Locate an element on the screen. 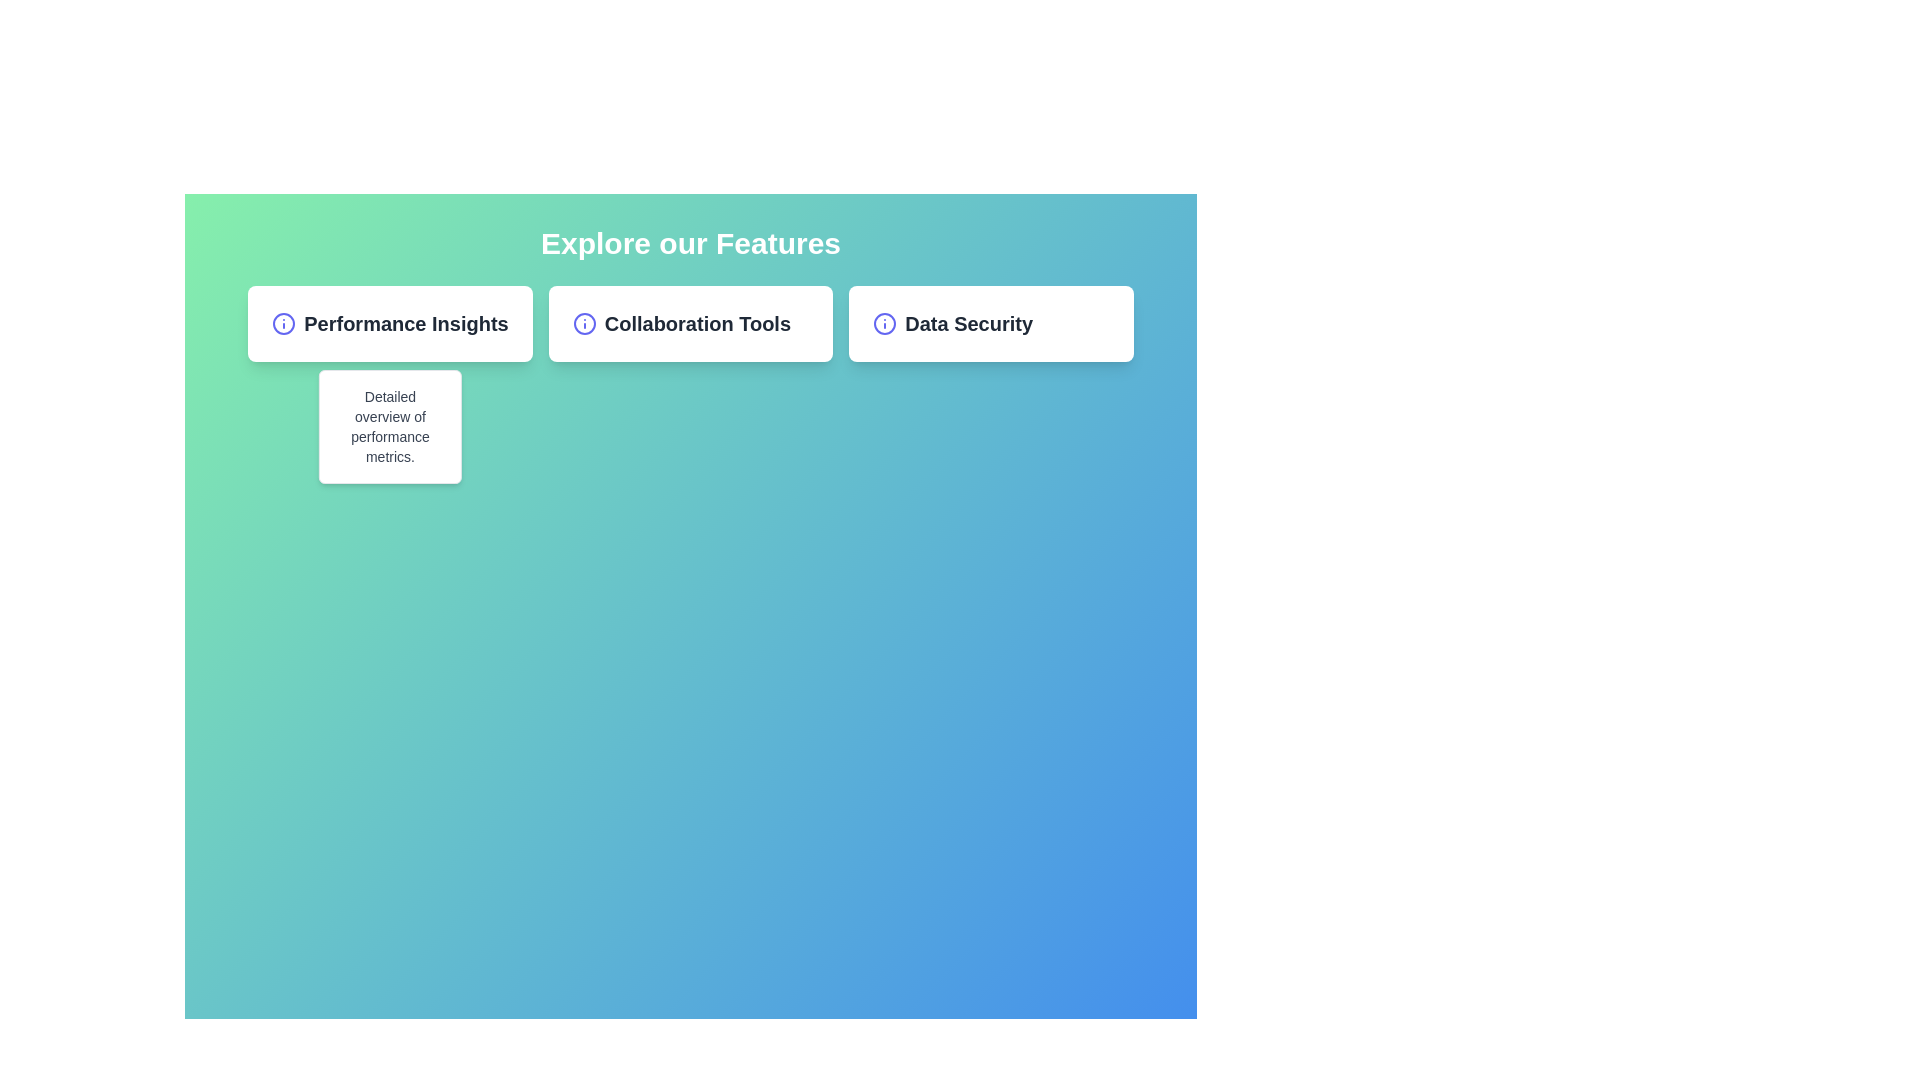 This screenshot has height=1080, width=1920. the circular graphic representing the 'Data Security' feature, which is located to the far right among three horizontally arranged features below the 'Explore our Features' heading is located at coordinates (884, 323).